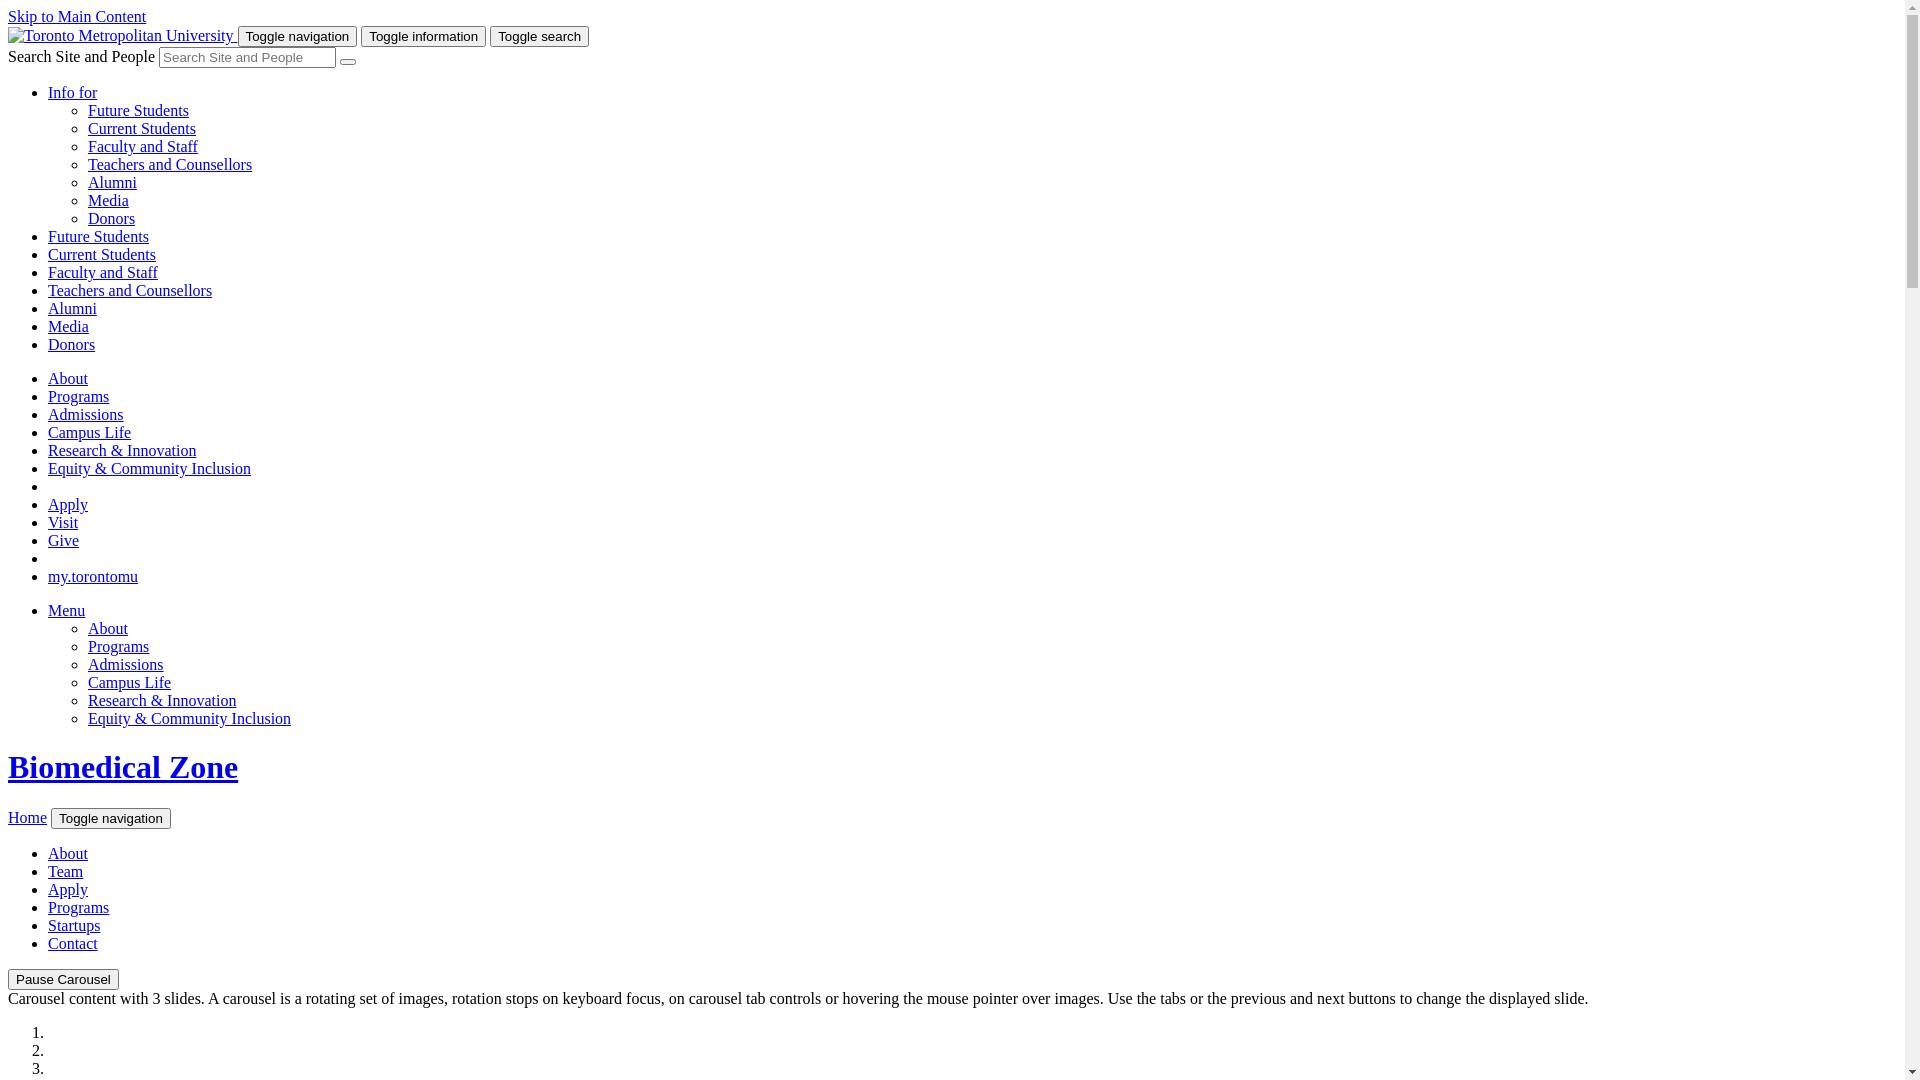  I want to click on 'Home', so click(27, 817).